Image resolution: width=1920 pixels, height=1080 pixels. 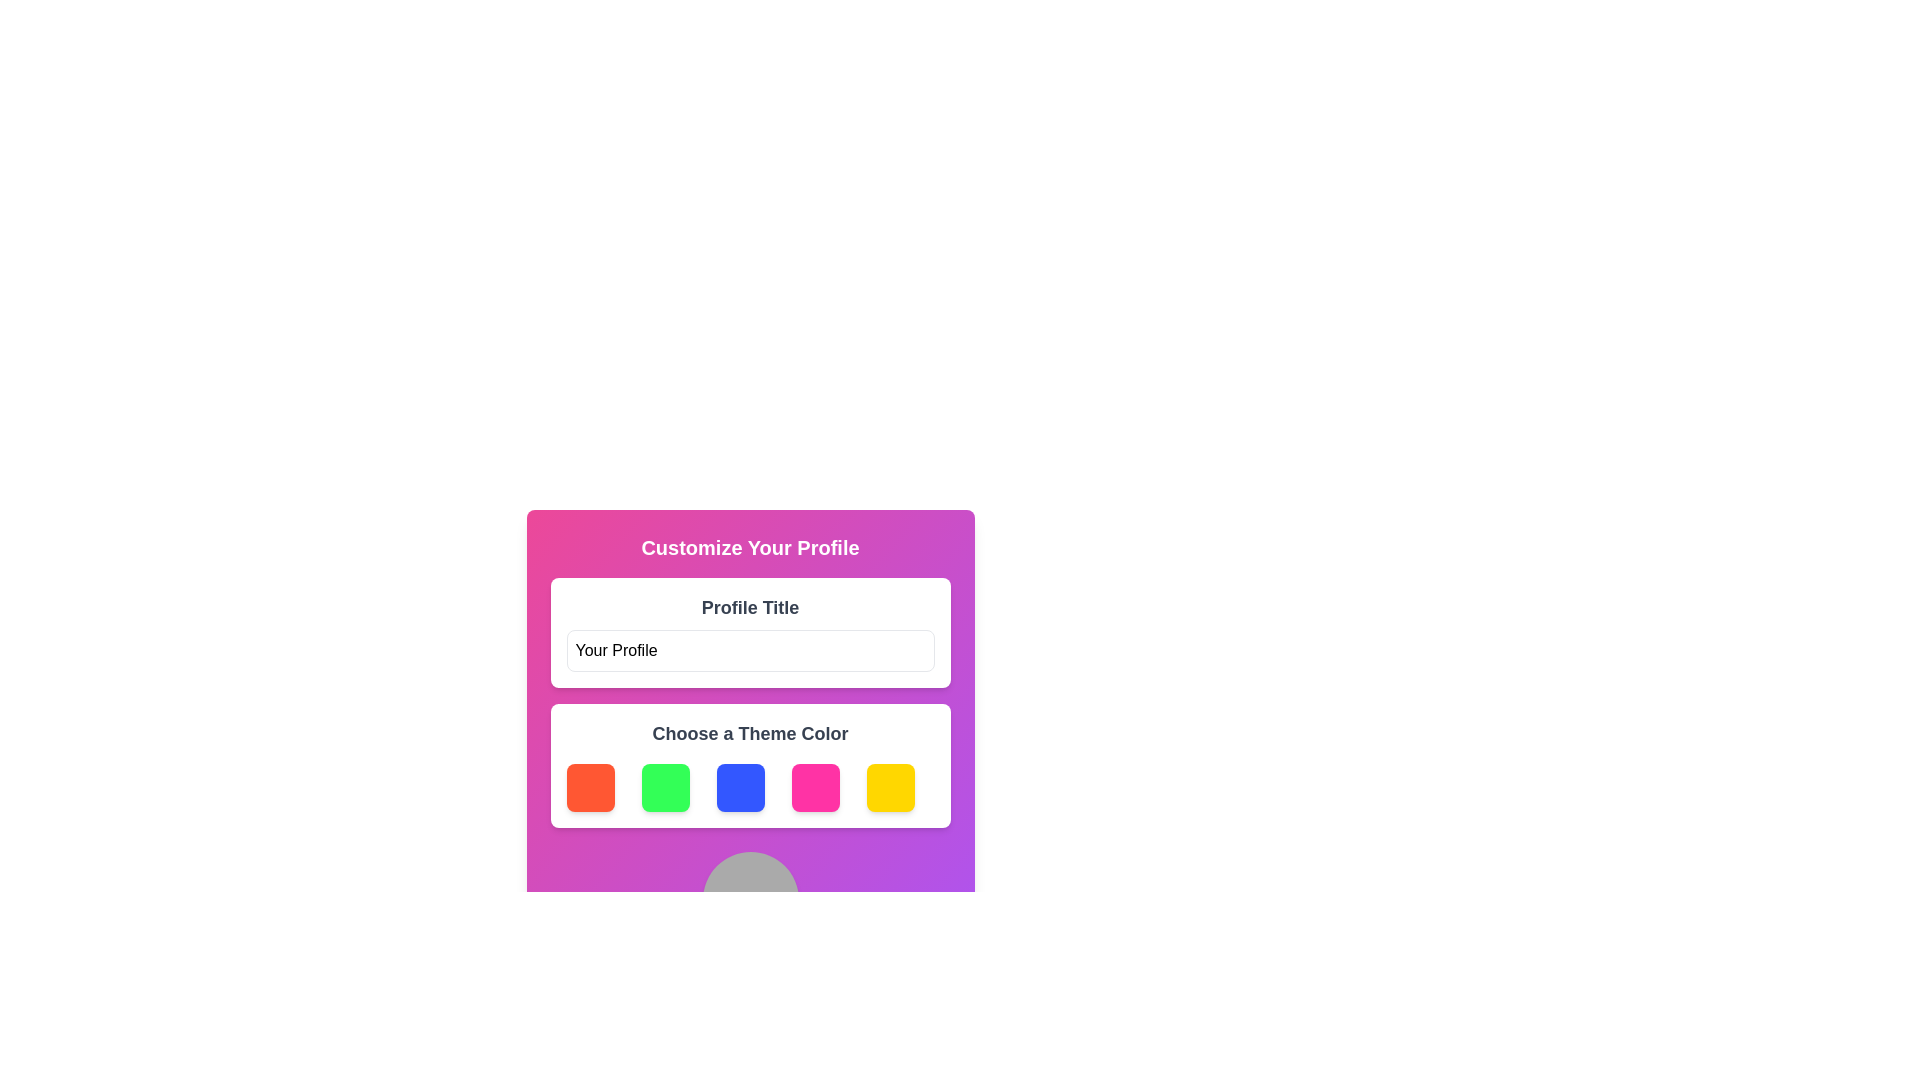 I want to click on the third button in the horizontal grid, which is a vivid blue square-shaped button, so click(x=739, y=786).